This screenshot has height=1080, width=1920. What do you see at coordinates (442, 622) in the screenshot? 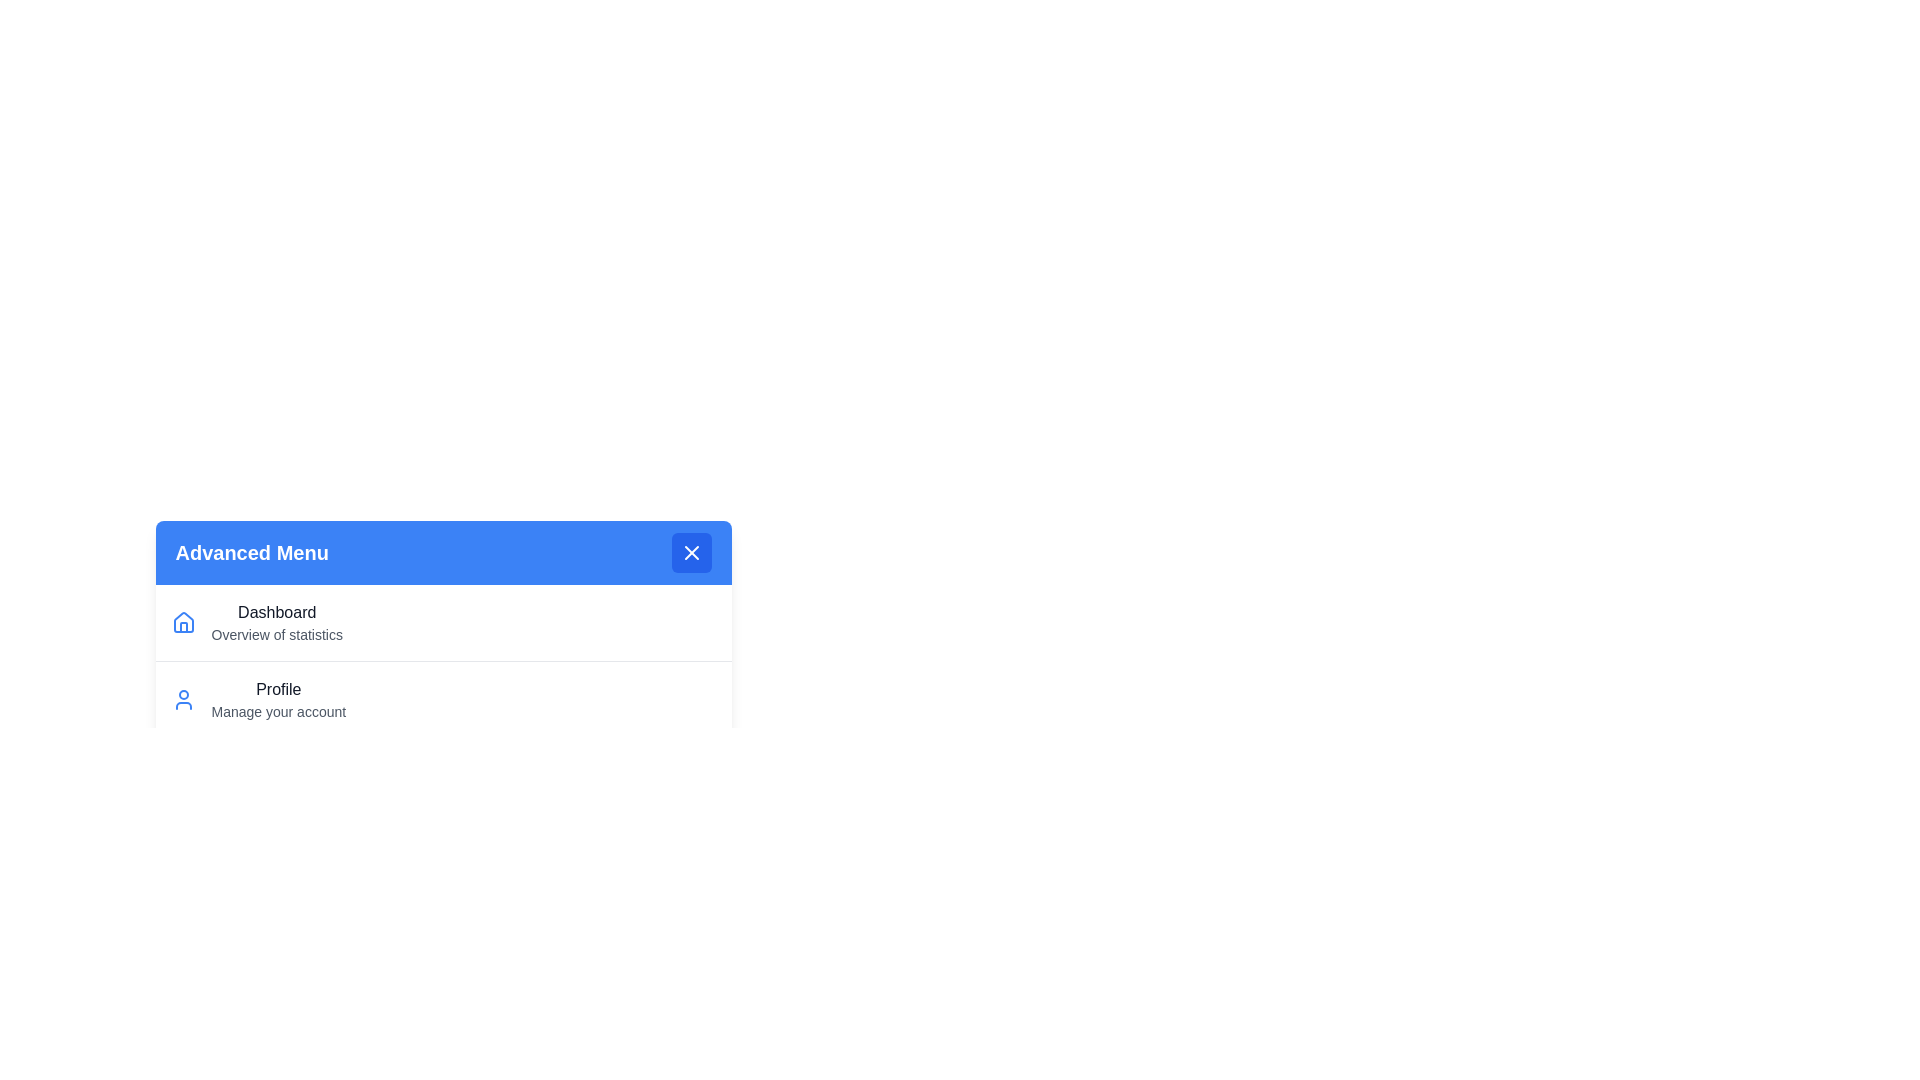
I see `the menu item Dashboard to navigate to its section` at bounding box center [442, 622].